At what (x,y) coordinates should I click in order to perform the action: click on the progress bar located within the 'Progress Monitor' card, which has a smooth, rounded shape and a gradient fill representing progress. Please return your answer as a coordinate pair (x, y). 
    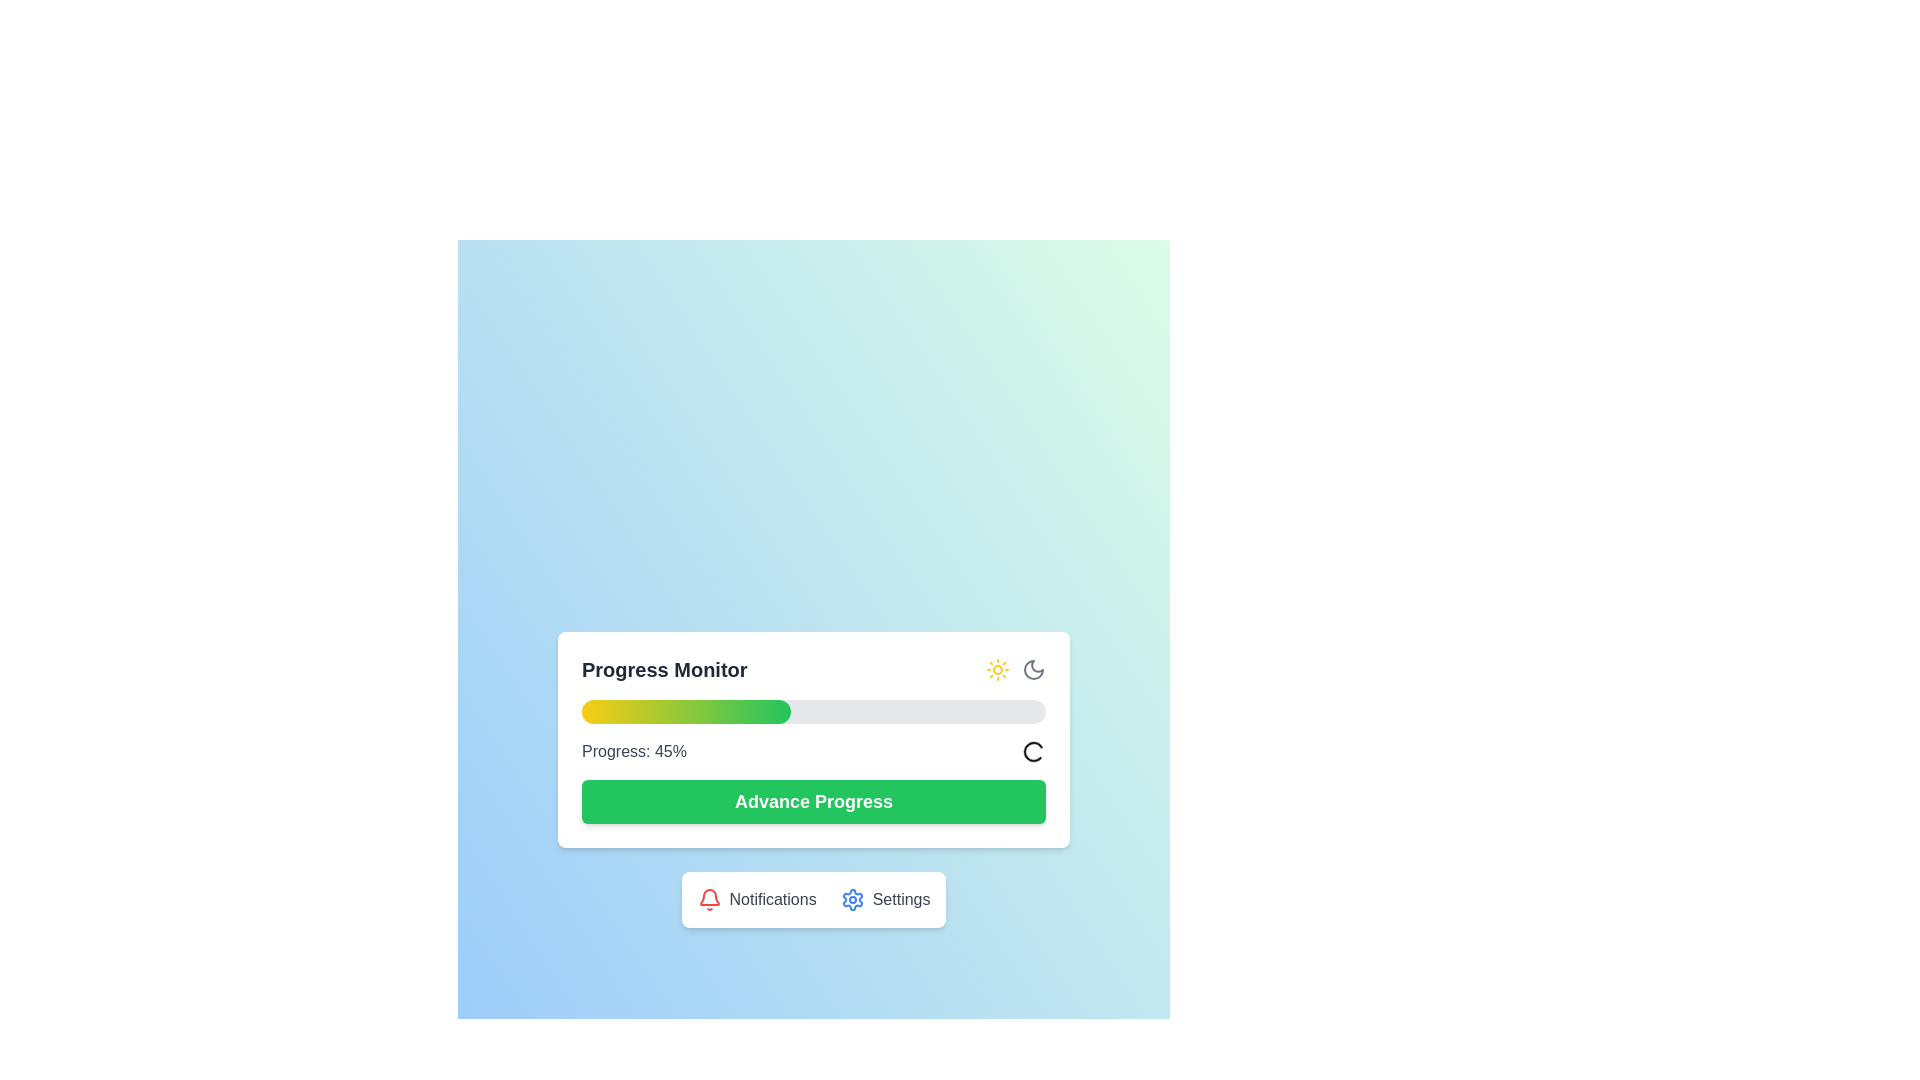
    Looking at the image, I should click on (814, 711).